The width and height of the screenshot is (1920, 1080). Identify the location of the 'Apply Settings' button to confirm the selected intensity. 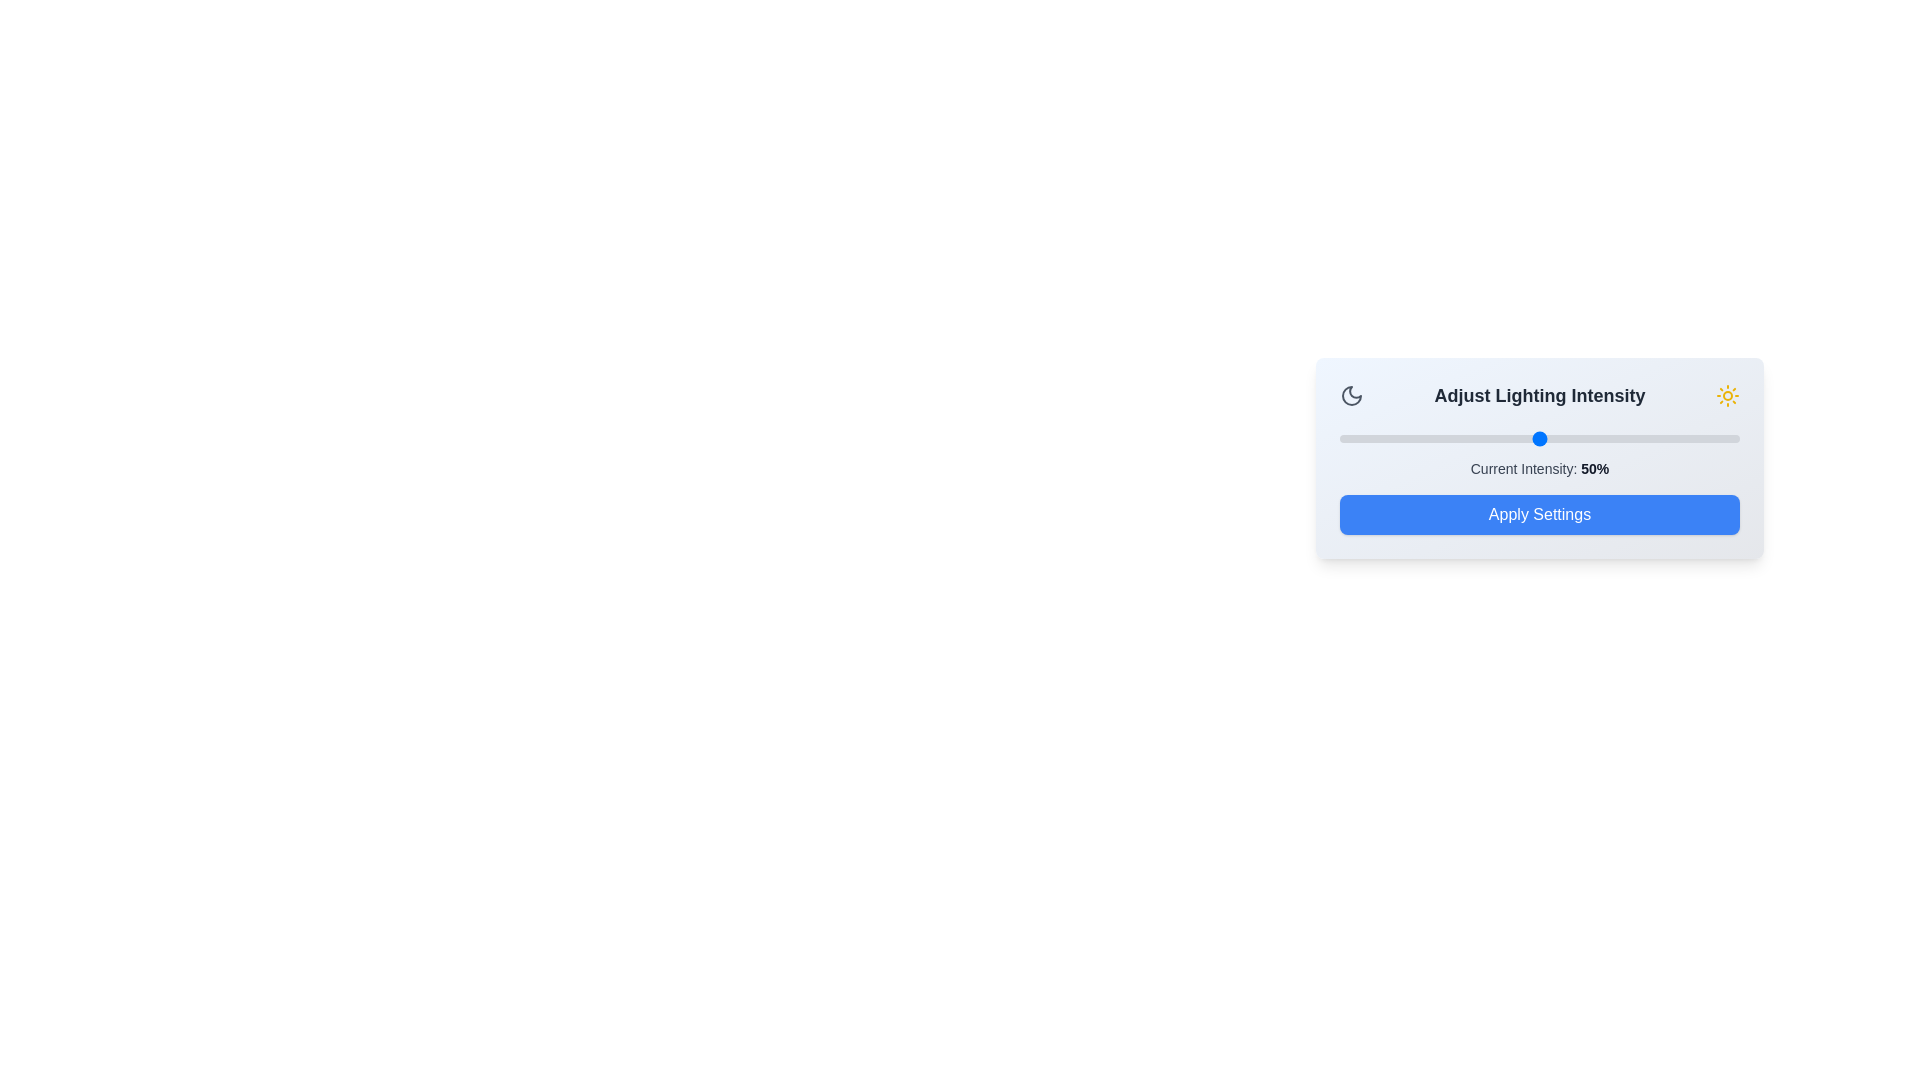
(1539, 514).